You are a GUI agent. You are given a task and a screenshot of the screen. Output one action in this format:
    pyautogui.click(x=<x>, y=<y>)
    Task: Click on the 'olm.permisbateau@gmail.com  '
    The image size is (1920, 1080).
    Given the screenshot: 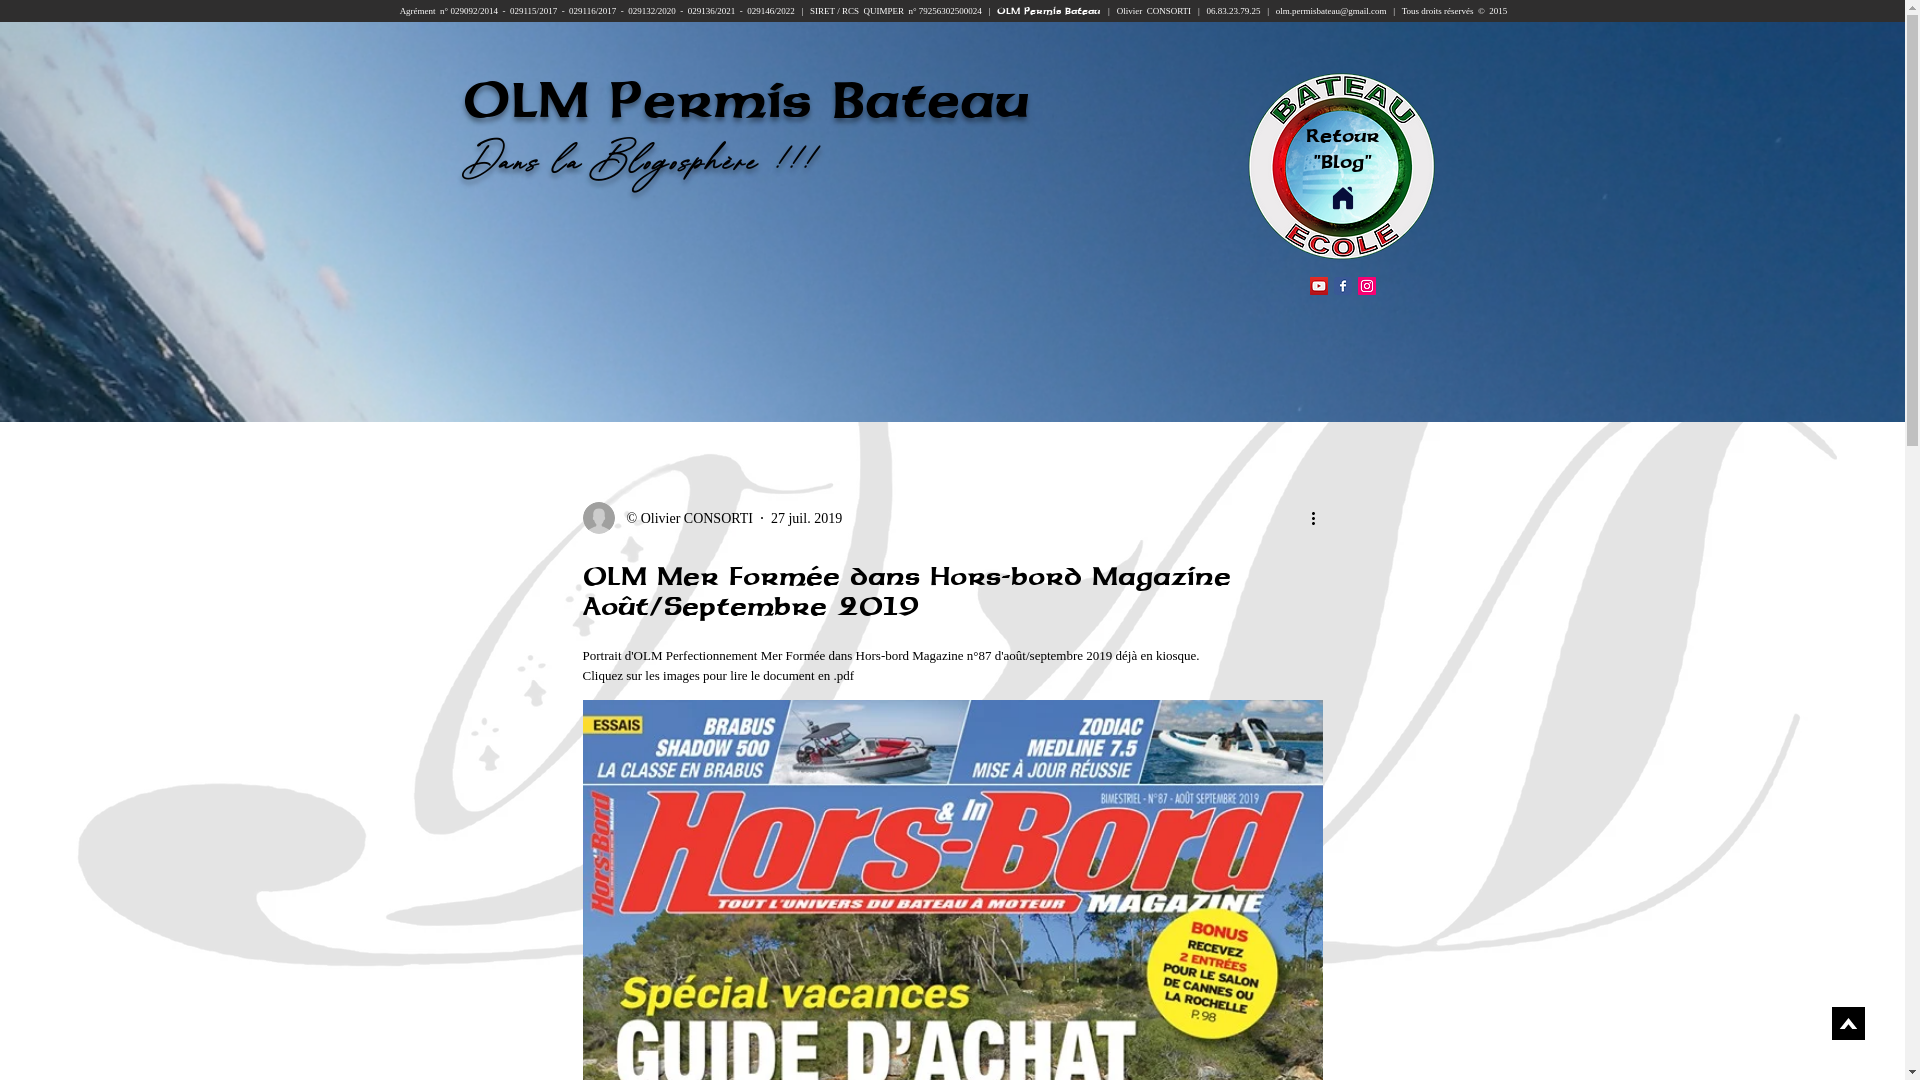 What is the action you would take?
    pyautogui.click(x=1333, y=11)
    